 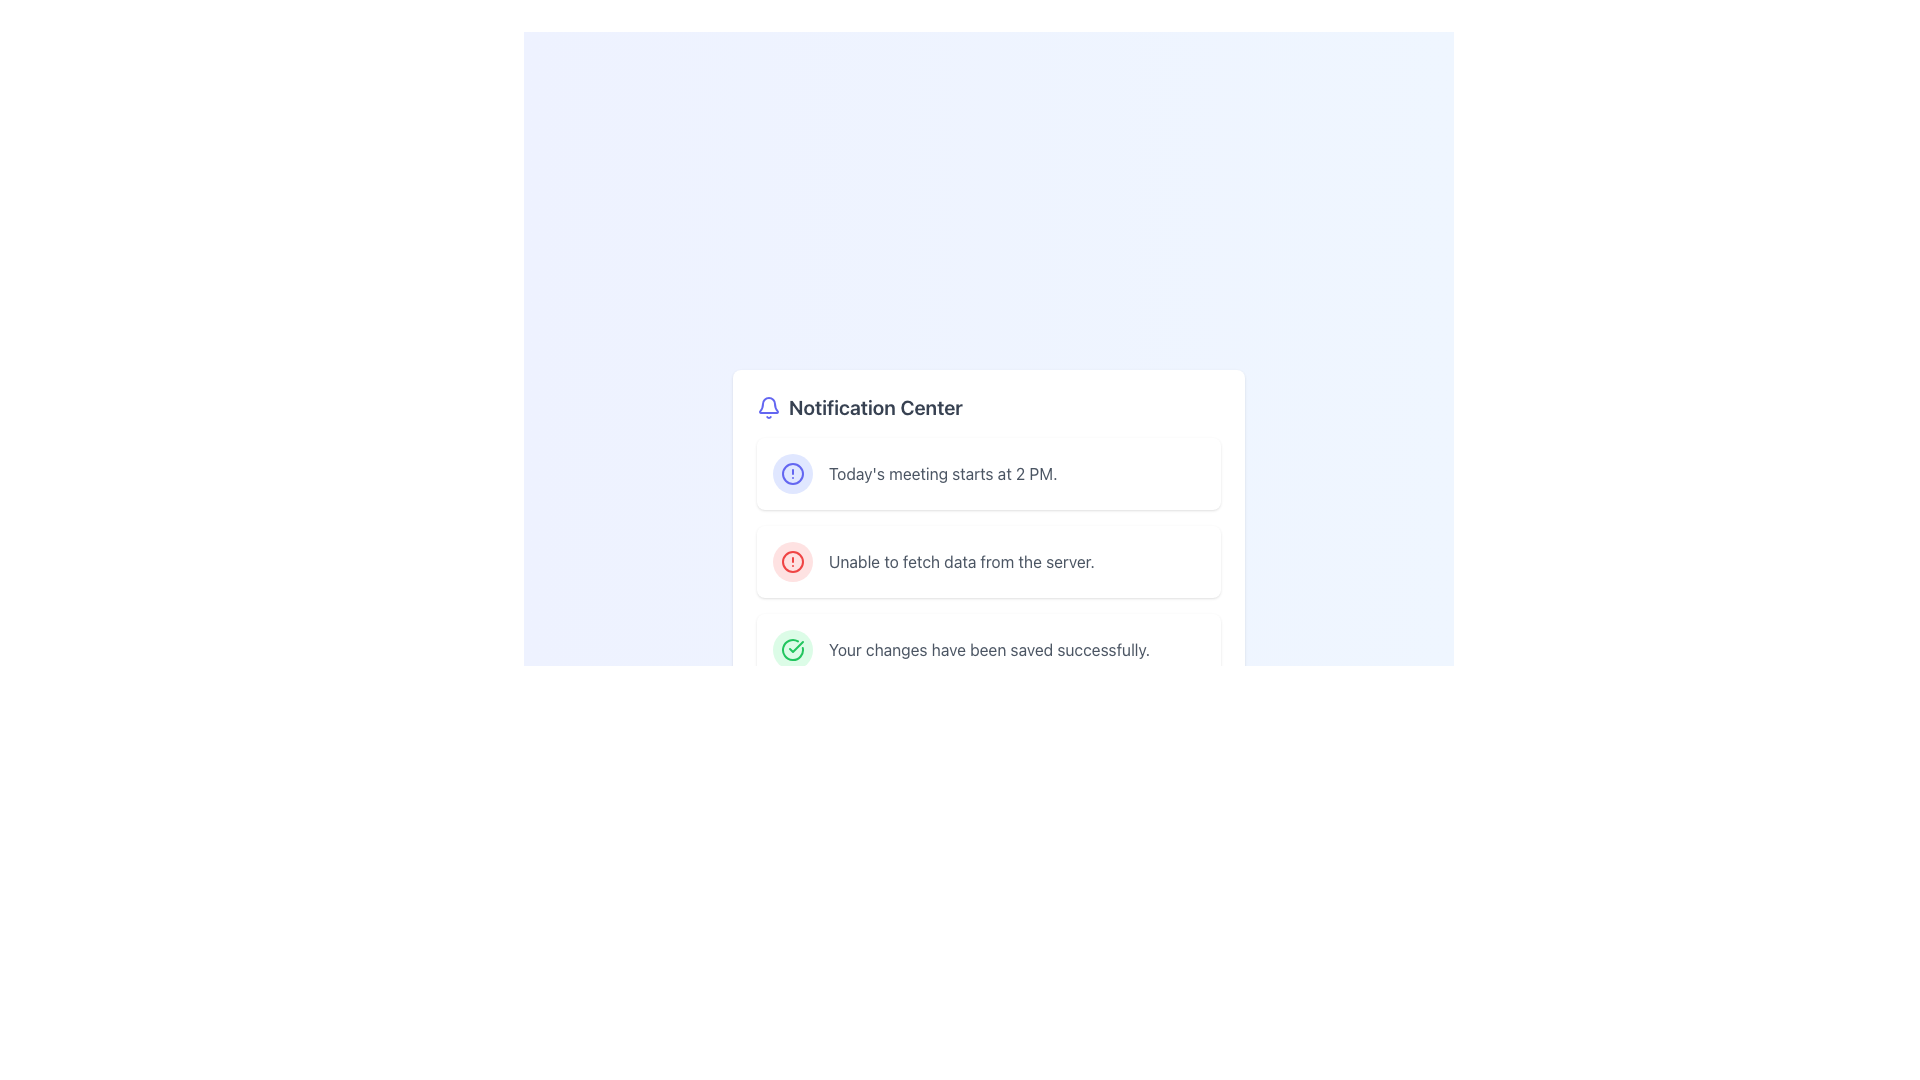 I want to click on the circular graphic icon with a green border located adjacent to the text 'Your changes have been saved successfully' in the rightmost notification item, so click(x=791, y=650).